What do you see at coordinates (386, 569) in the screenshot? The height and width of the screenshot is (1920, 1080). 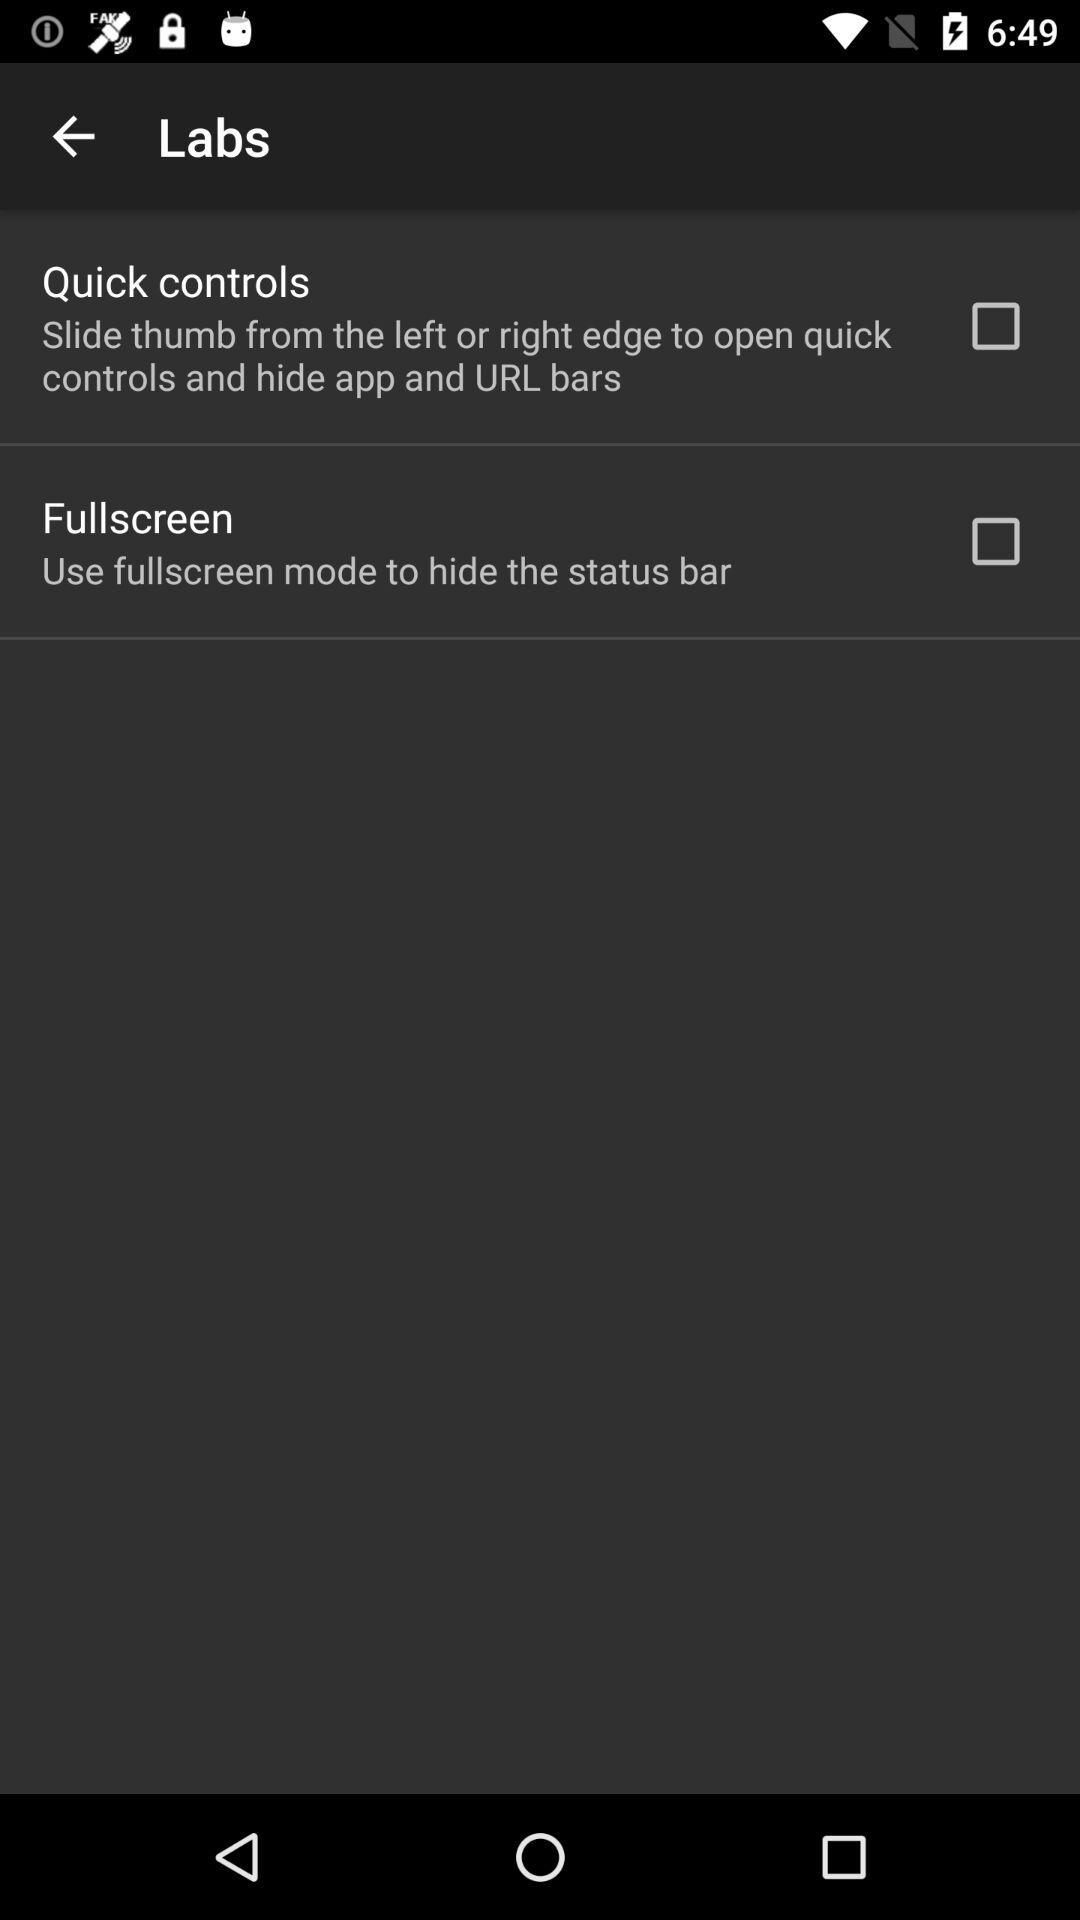 I see `use fullscreen mode` at bounding box center [386, 569].